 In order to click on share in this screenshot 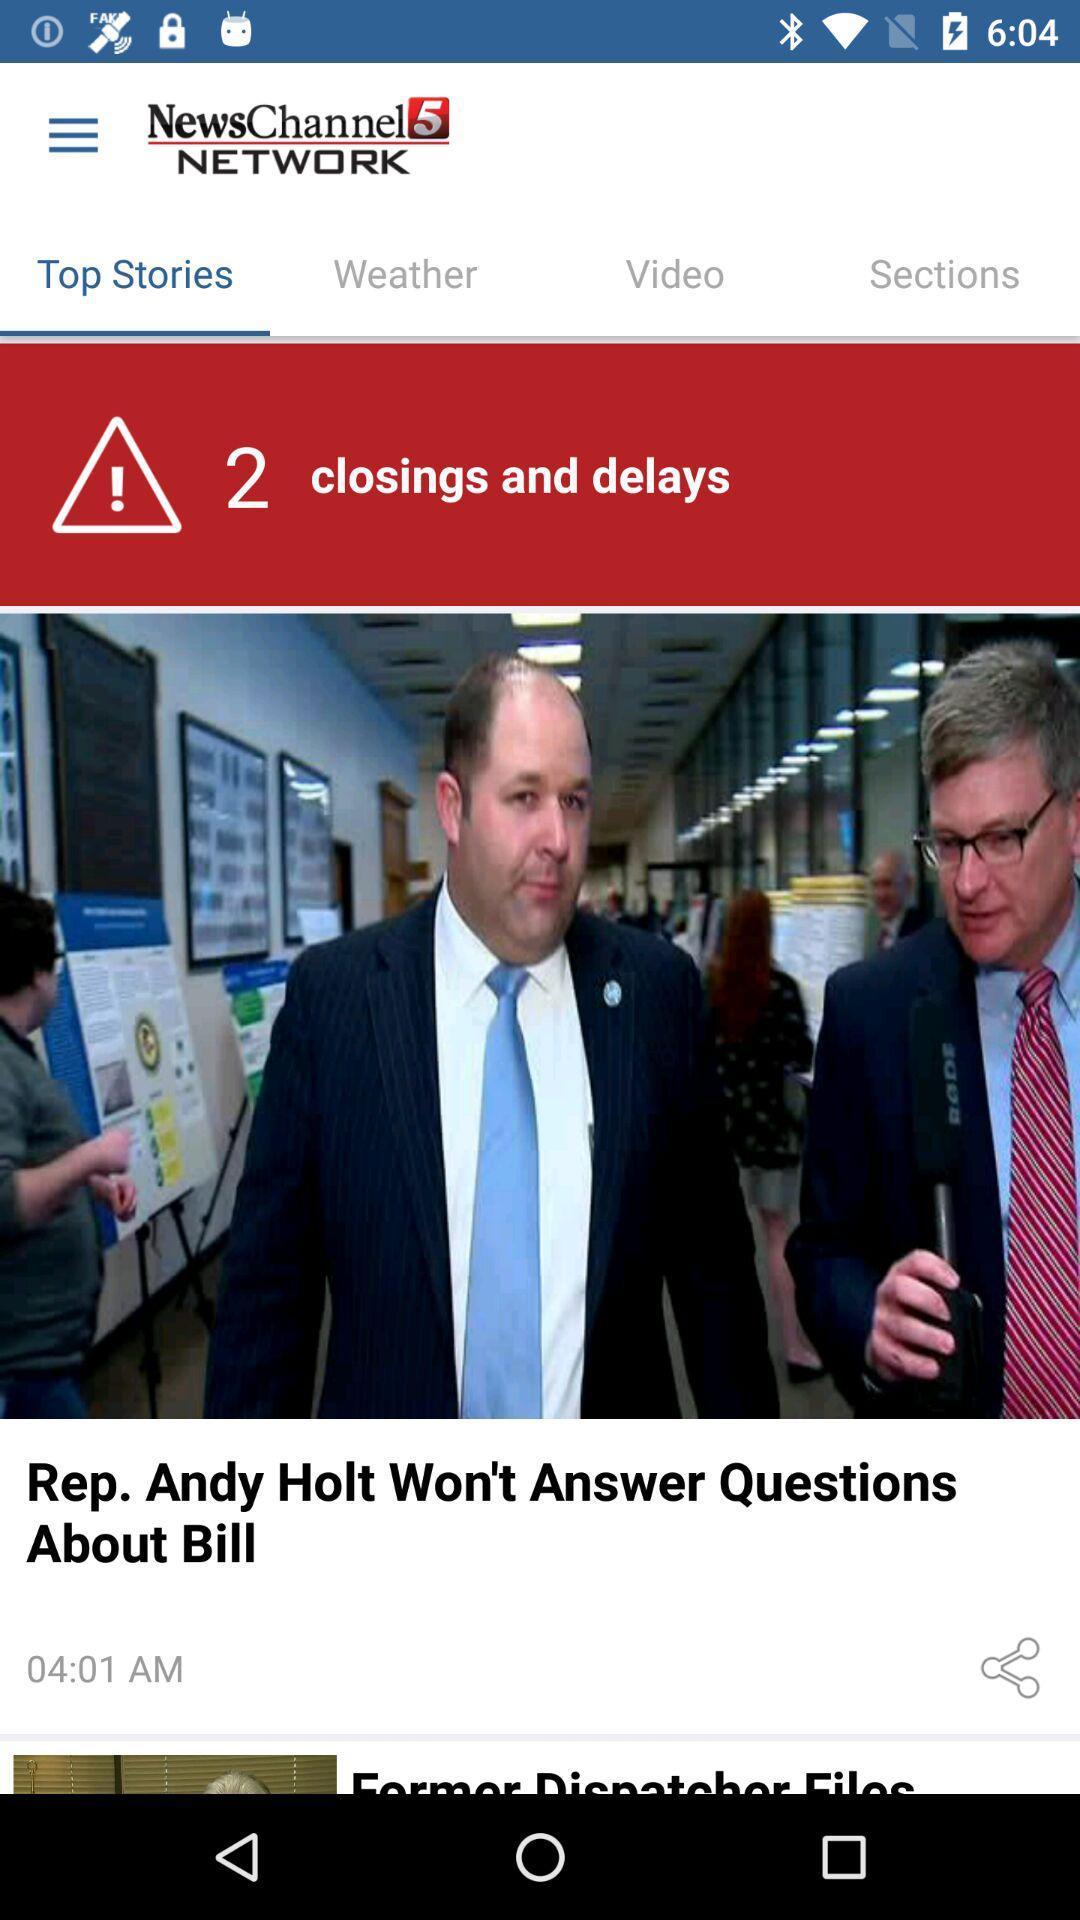, I will do `click(1014, 1668)`.